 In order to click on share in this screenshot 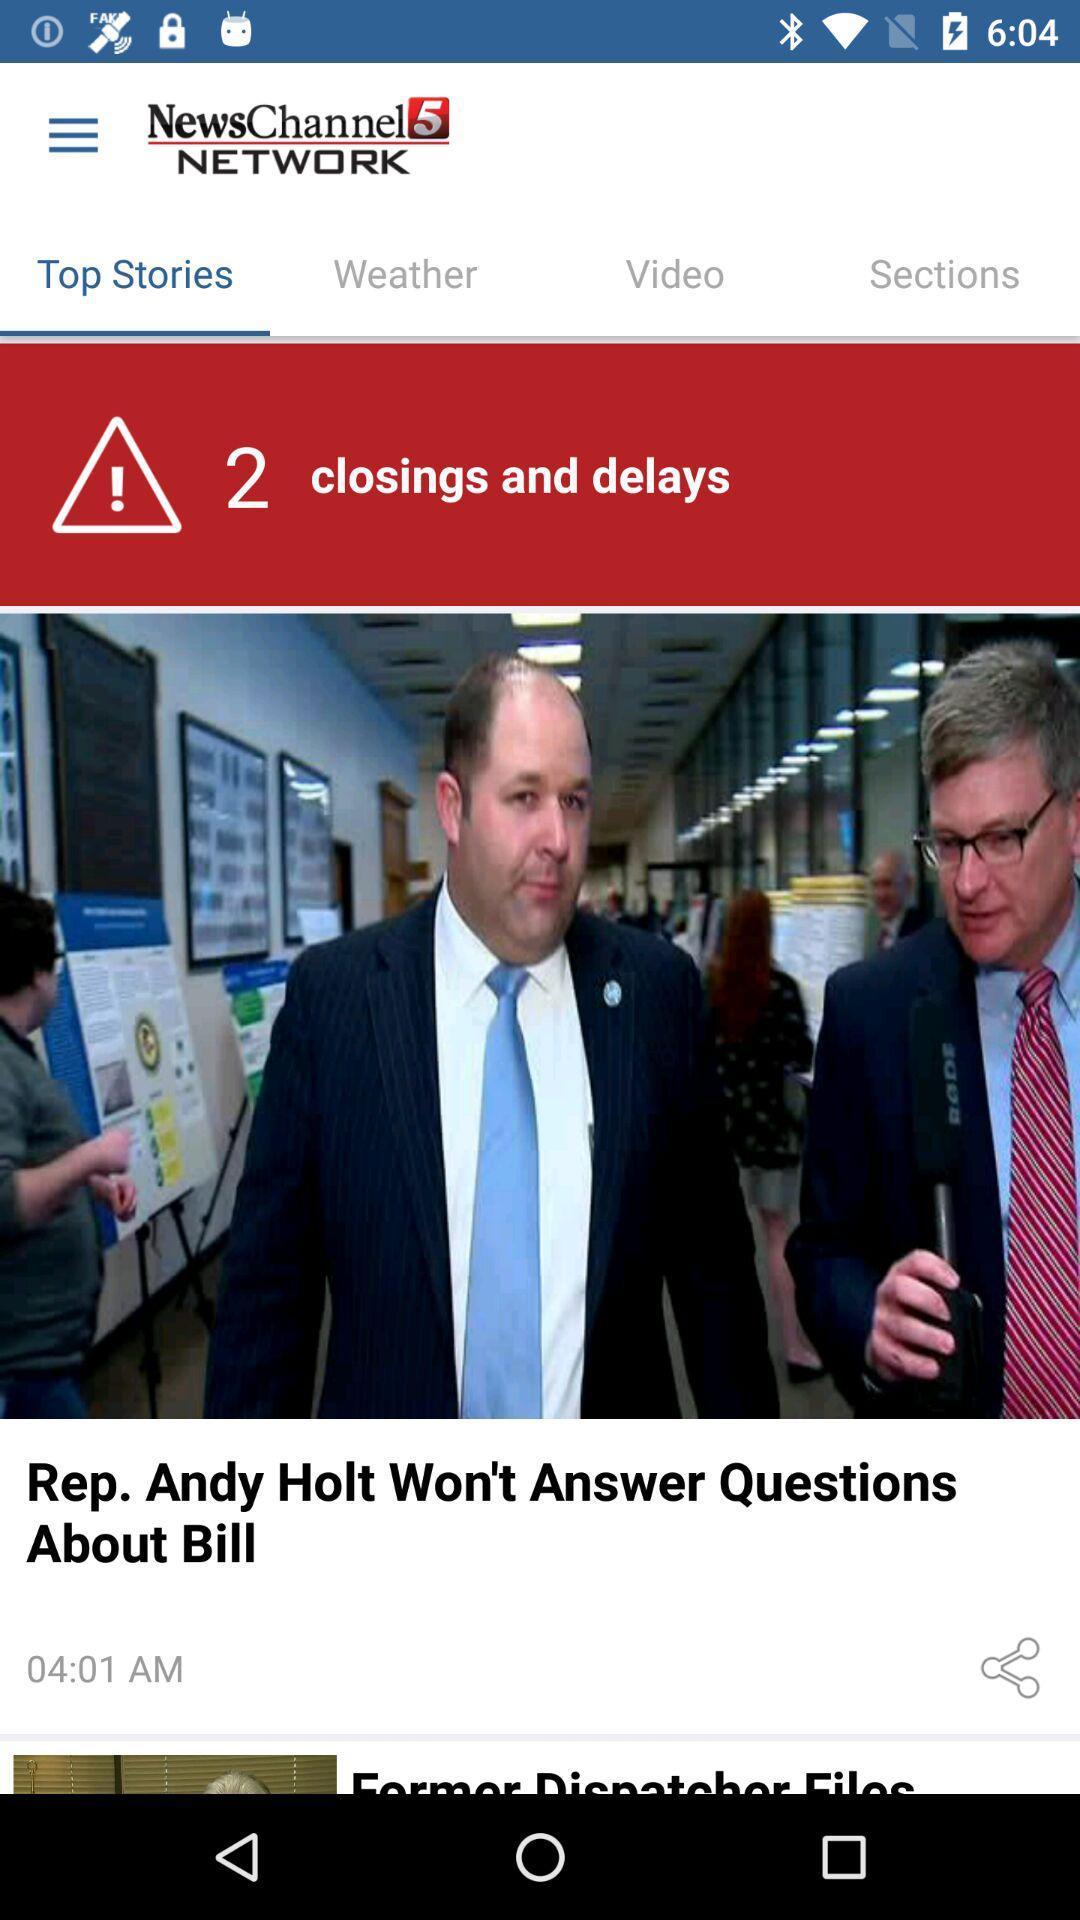, I will do `click(1014, 1668)`.